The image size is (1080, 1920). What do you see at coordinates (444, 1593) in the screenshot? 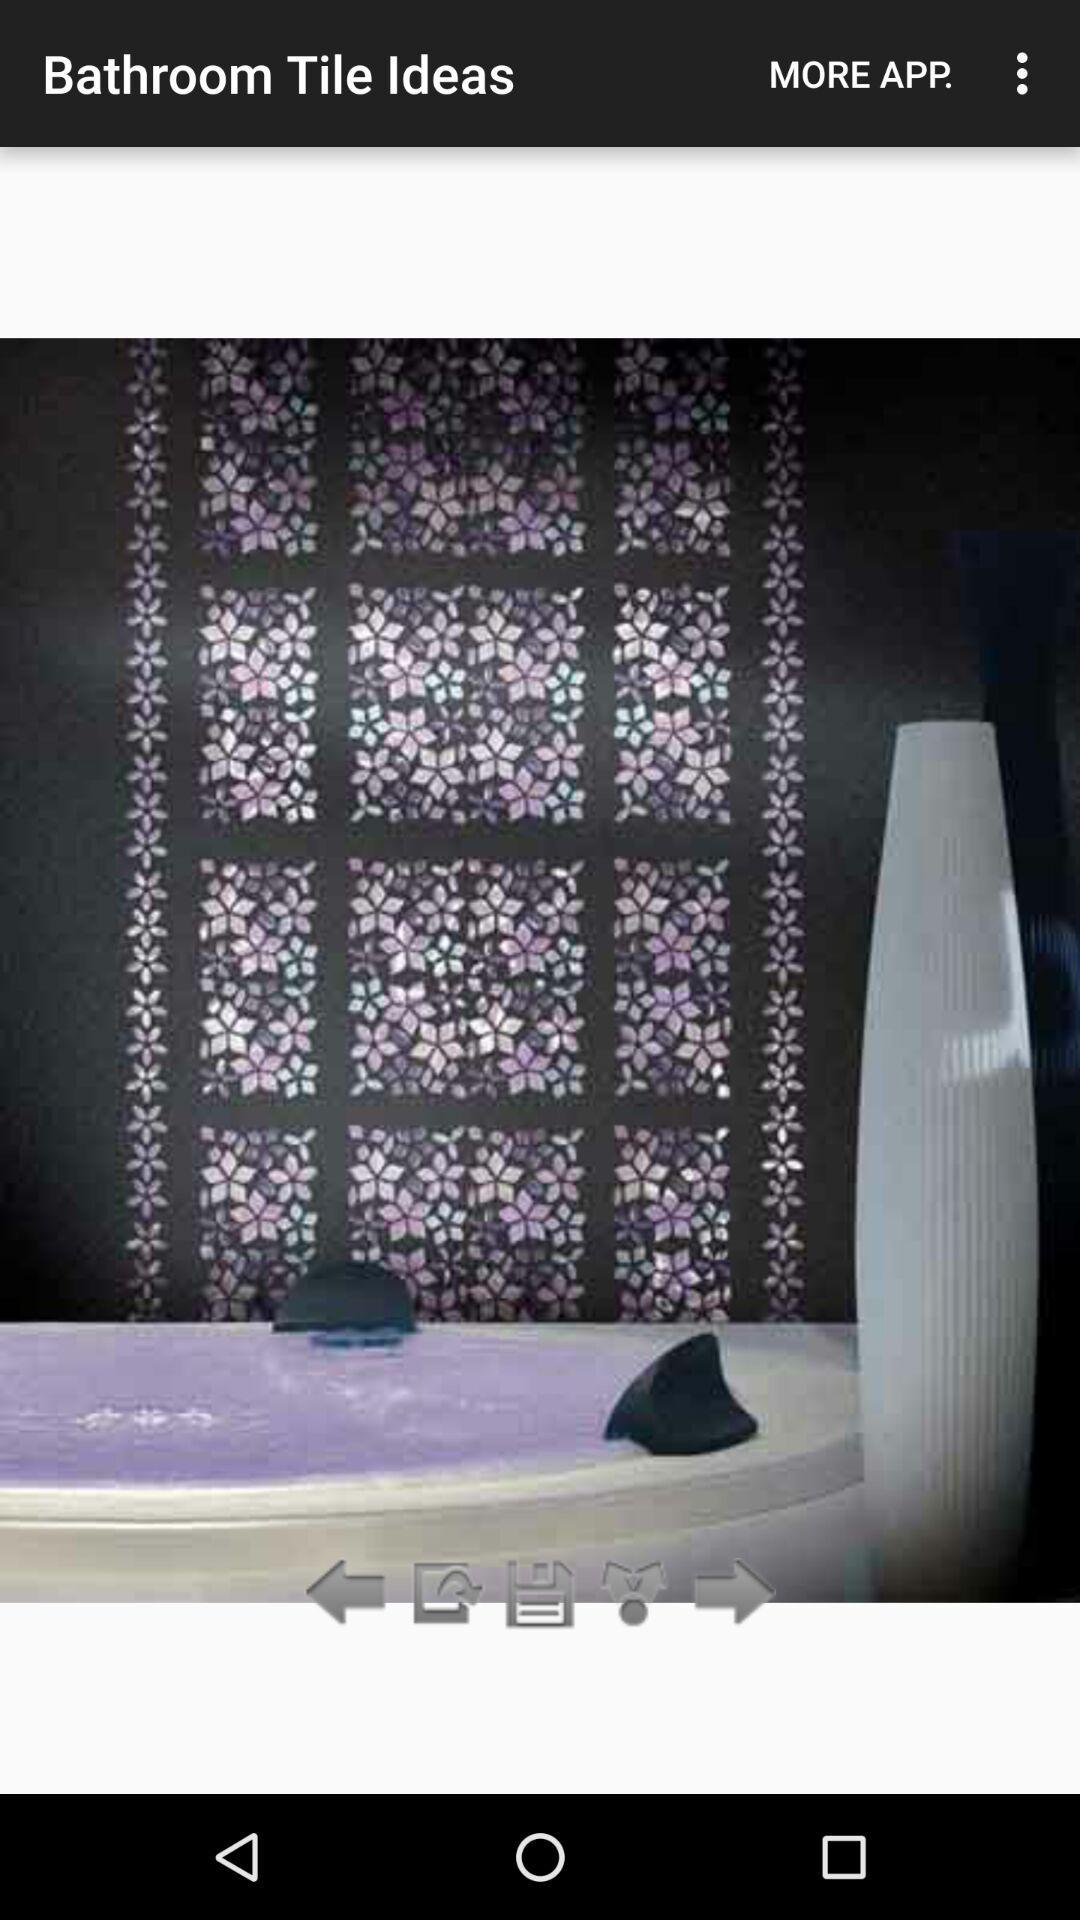
I see `previous` at bounding box center [444, 1593].